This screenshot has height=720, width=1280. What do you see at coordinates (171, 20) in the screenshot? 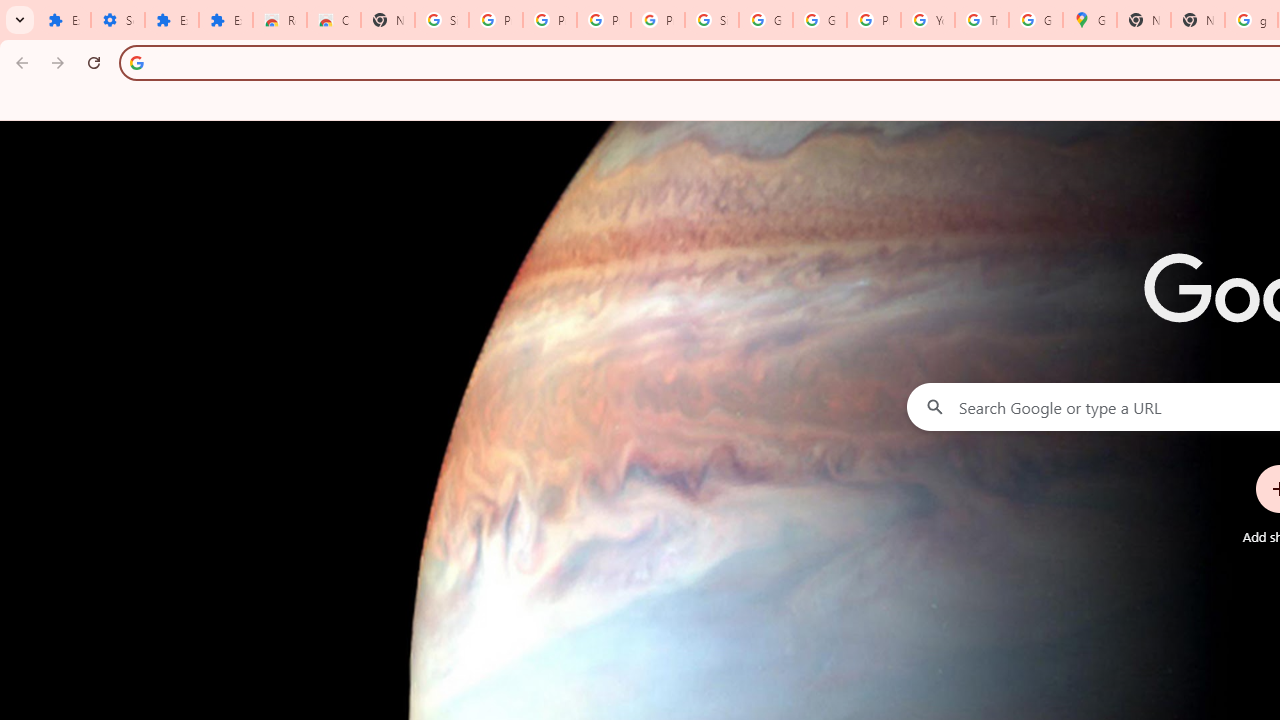
I see `'Extensions'` at bounding box center [171, 20].